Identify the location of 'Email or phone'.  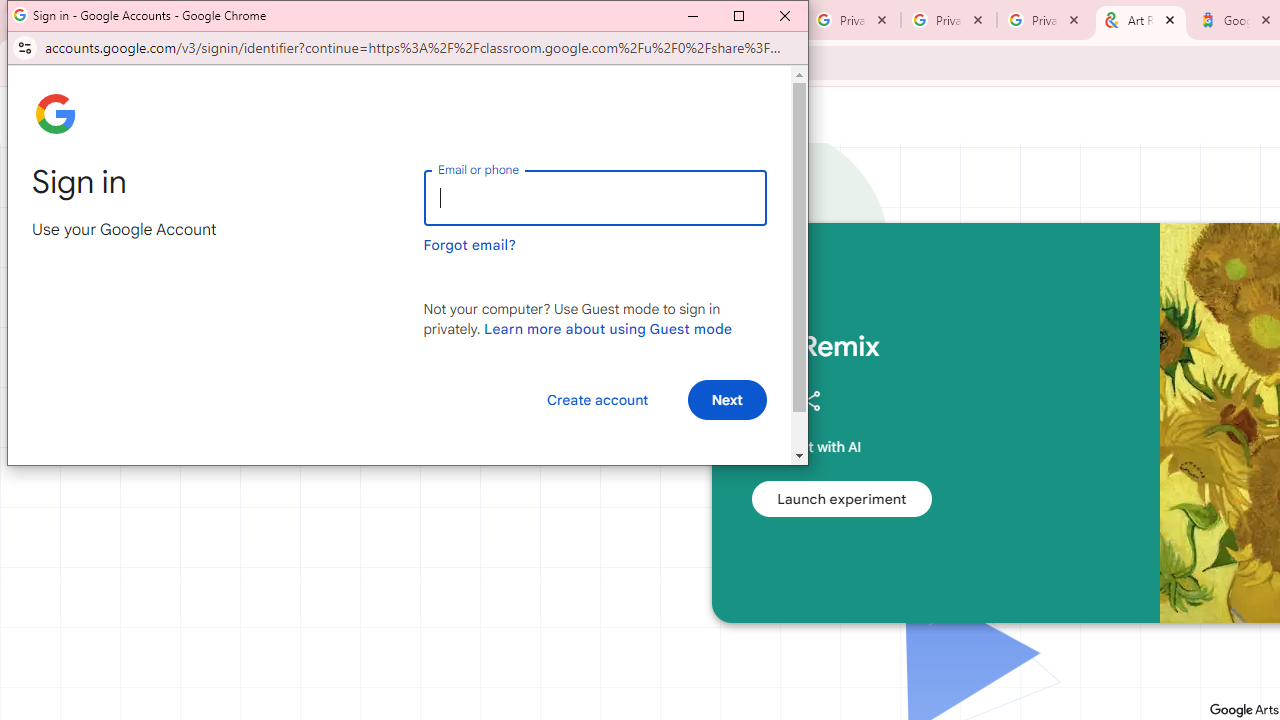
(594, 198).